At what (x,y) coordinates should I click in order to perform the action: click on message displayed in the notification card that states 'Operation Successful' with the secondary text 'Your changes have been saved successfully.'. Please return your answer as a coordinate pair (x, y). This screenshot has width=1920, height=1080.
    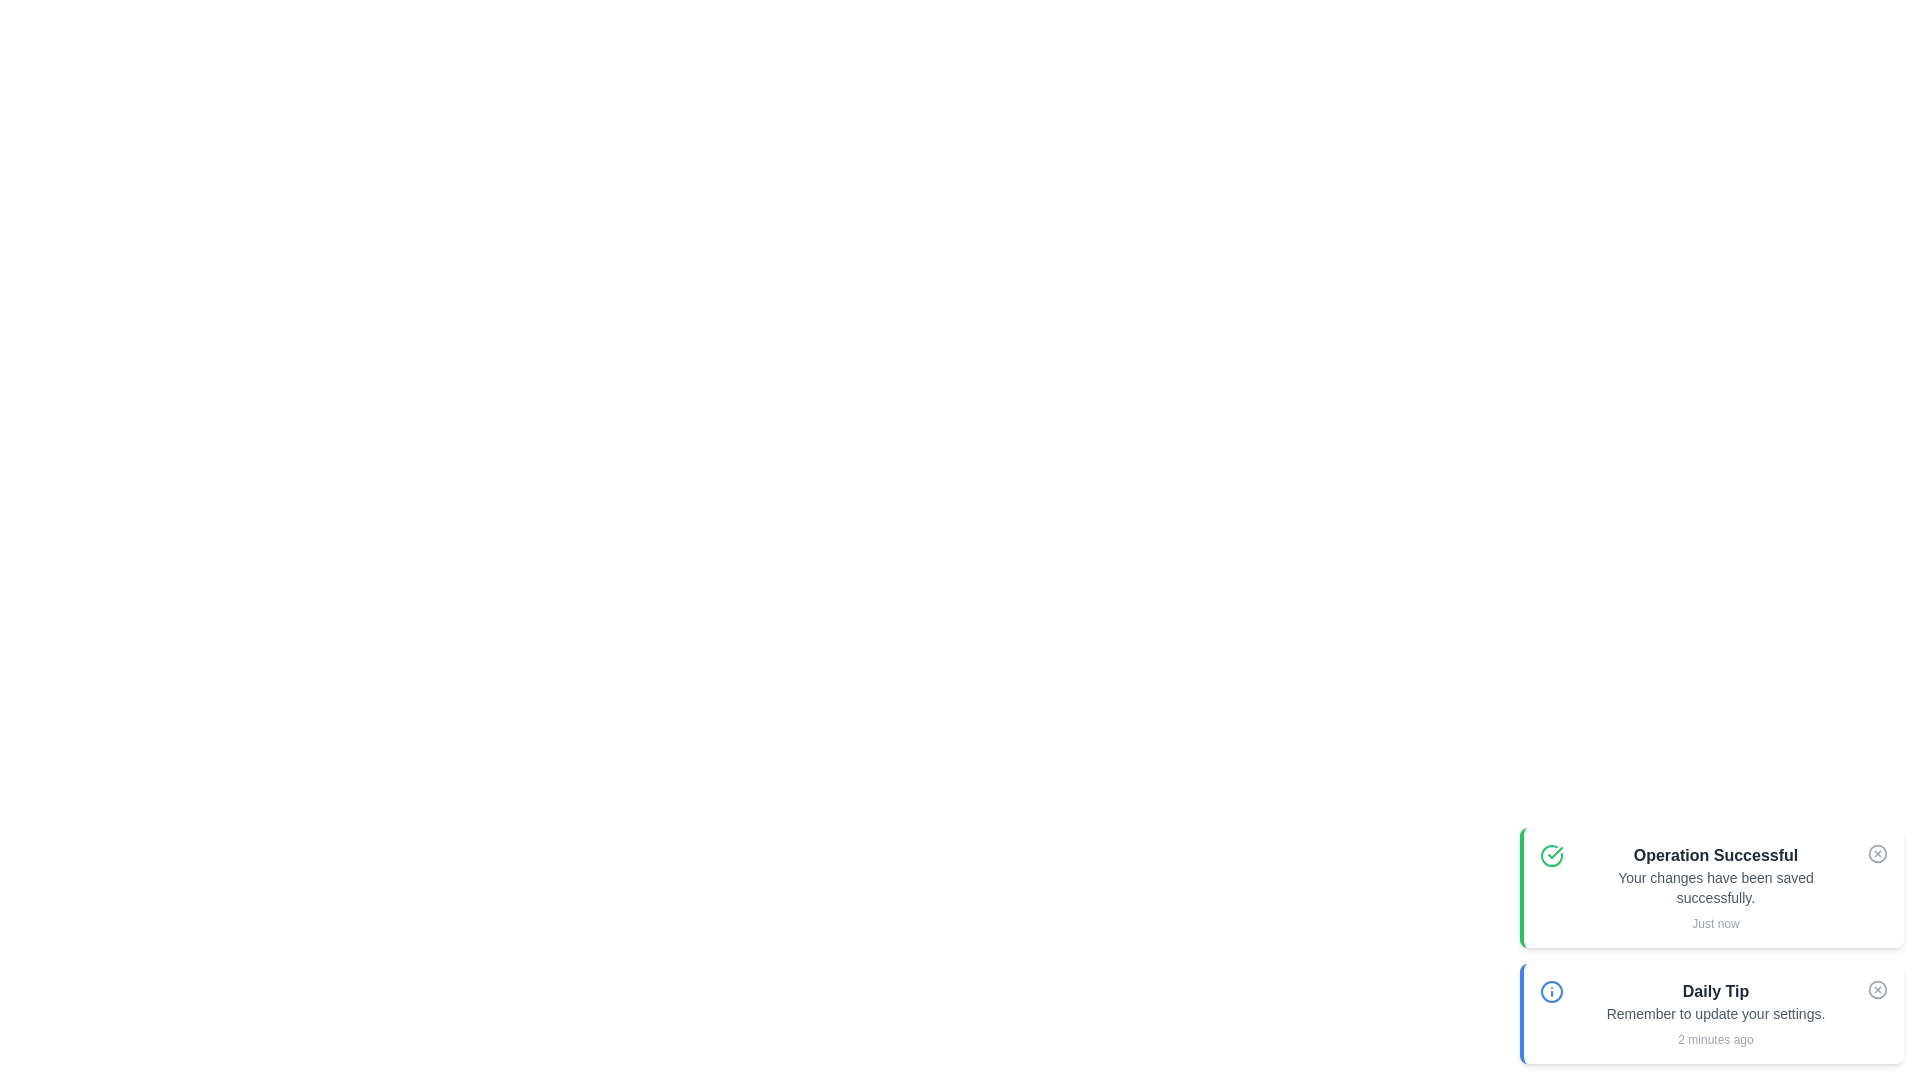
    Looking at the image, I should click on (1715, 886).